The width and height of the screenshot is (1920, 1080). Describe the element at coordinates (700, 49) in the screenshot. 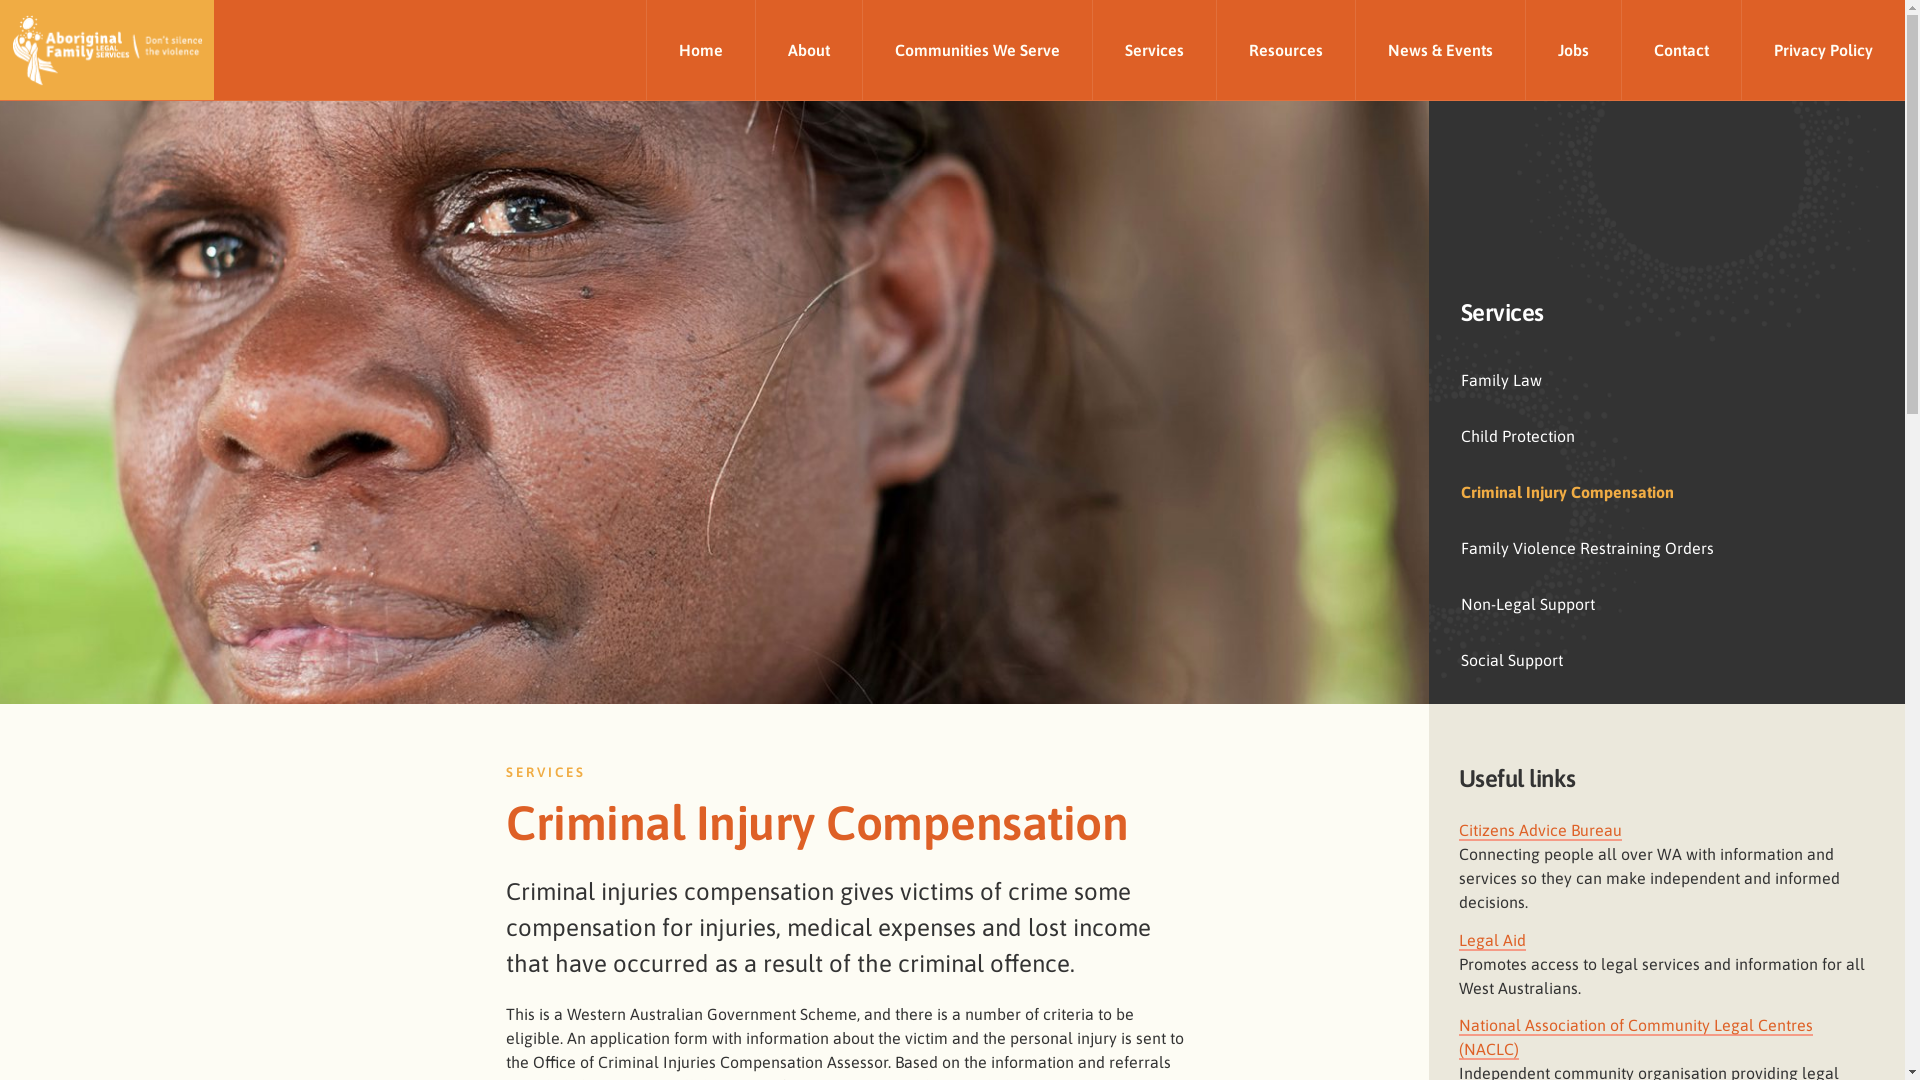

I see `'Home'` at that location.